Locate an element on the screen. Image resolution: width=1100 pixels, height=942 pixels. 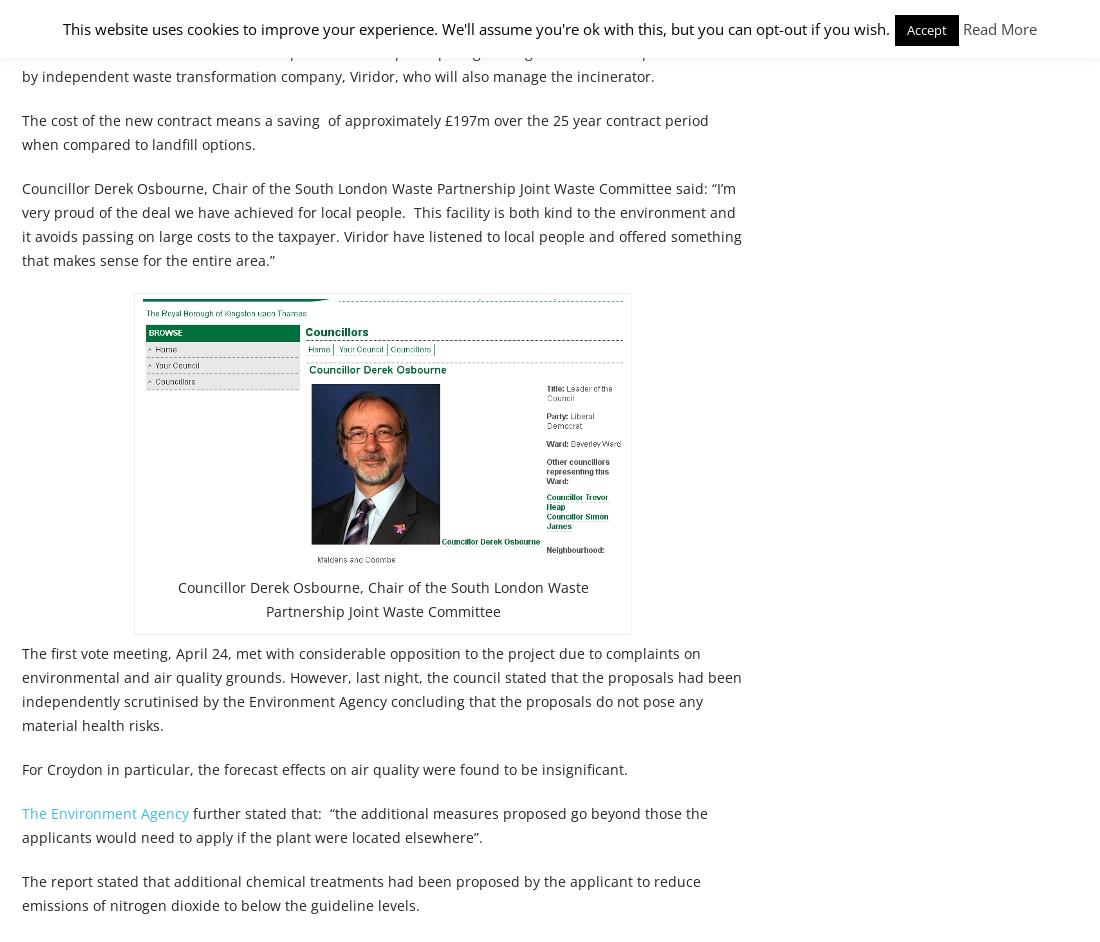
'The report stated that additional chemical treatments had been proposed by the applicant to reduce emissions of nitrogen dioxide to below the guideline levels.' is located at coordinates (21, 893).